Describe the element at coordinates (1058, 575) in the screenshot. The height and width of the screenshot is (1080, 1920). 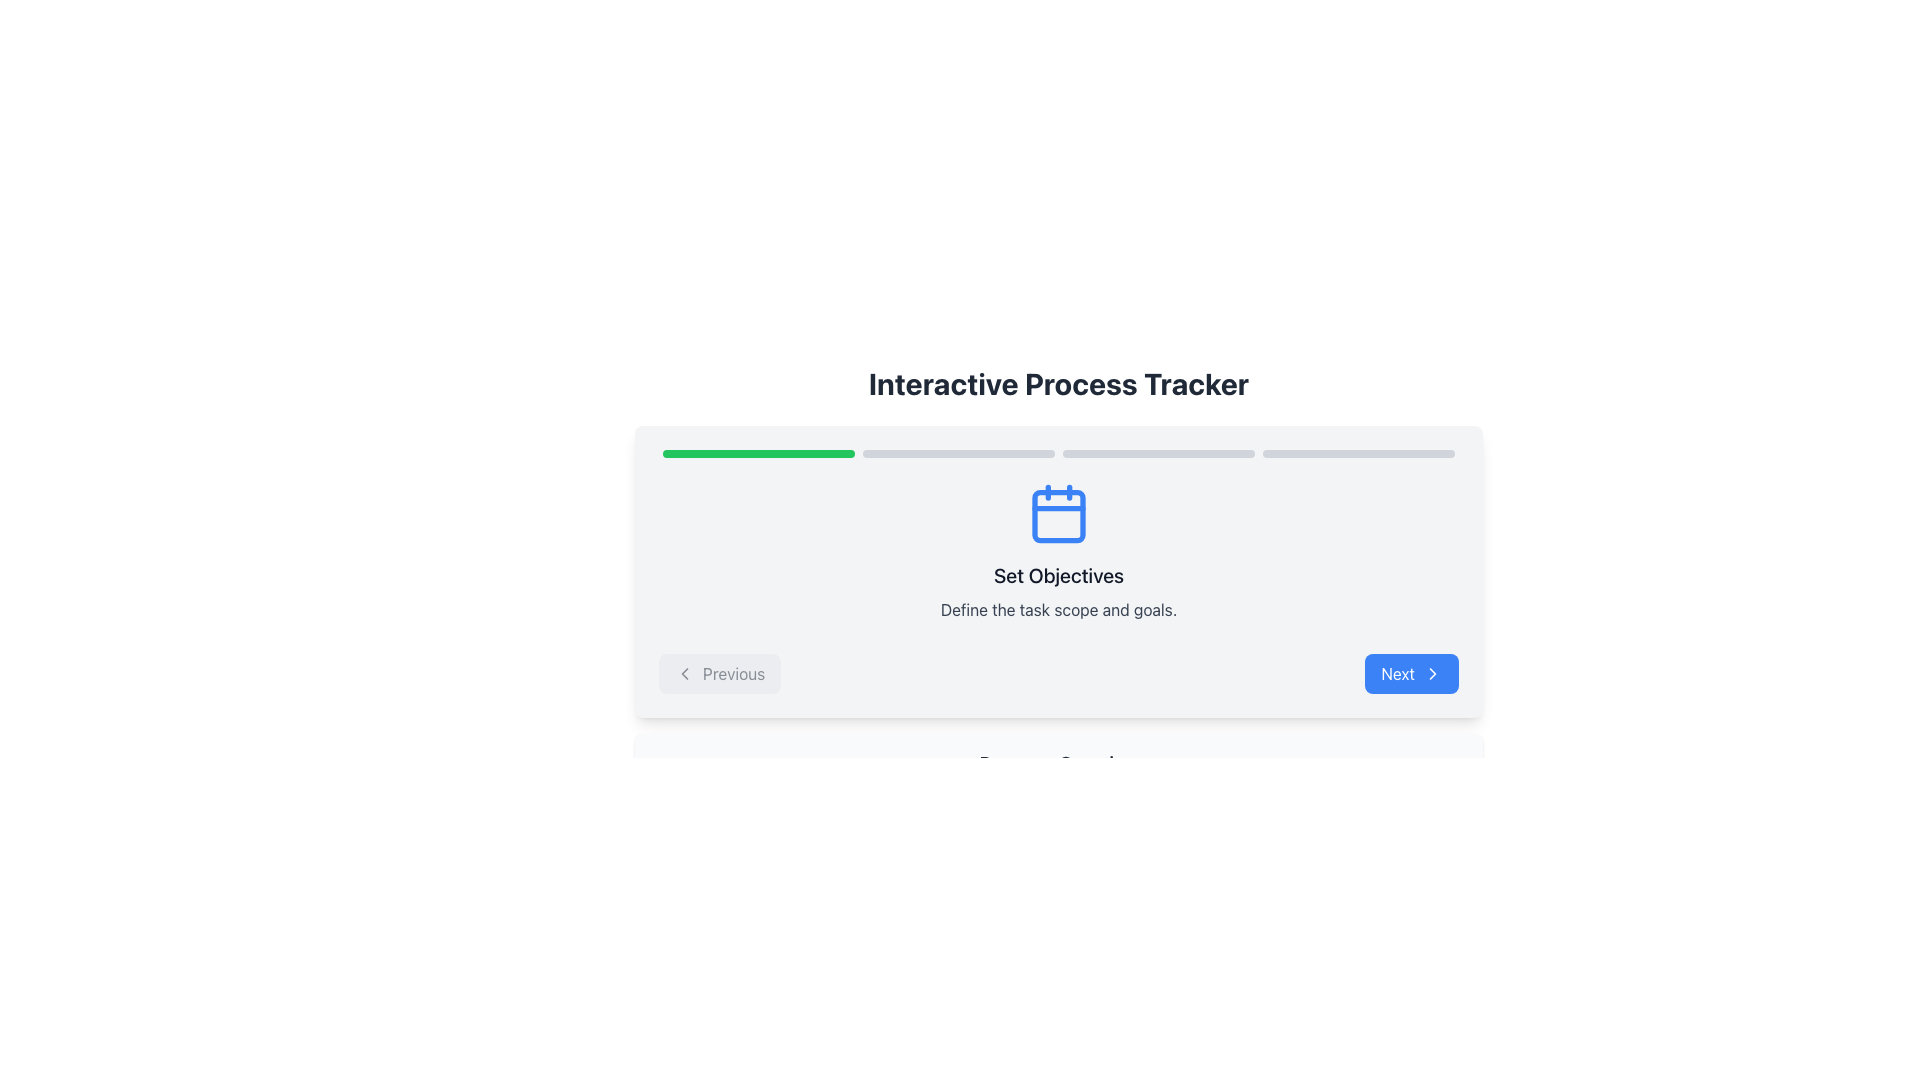
I see `the 'Set Objectives' text label, which is centrally aligned and located below the progress bar and above the descriptive text about defining task scope and goals` at that location.